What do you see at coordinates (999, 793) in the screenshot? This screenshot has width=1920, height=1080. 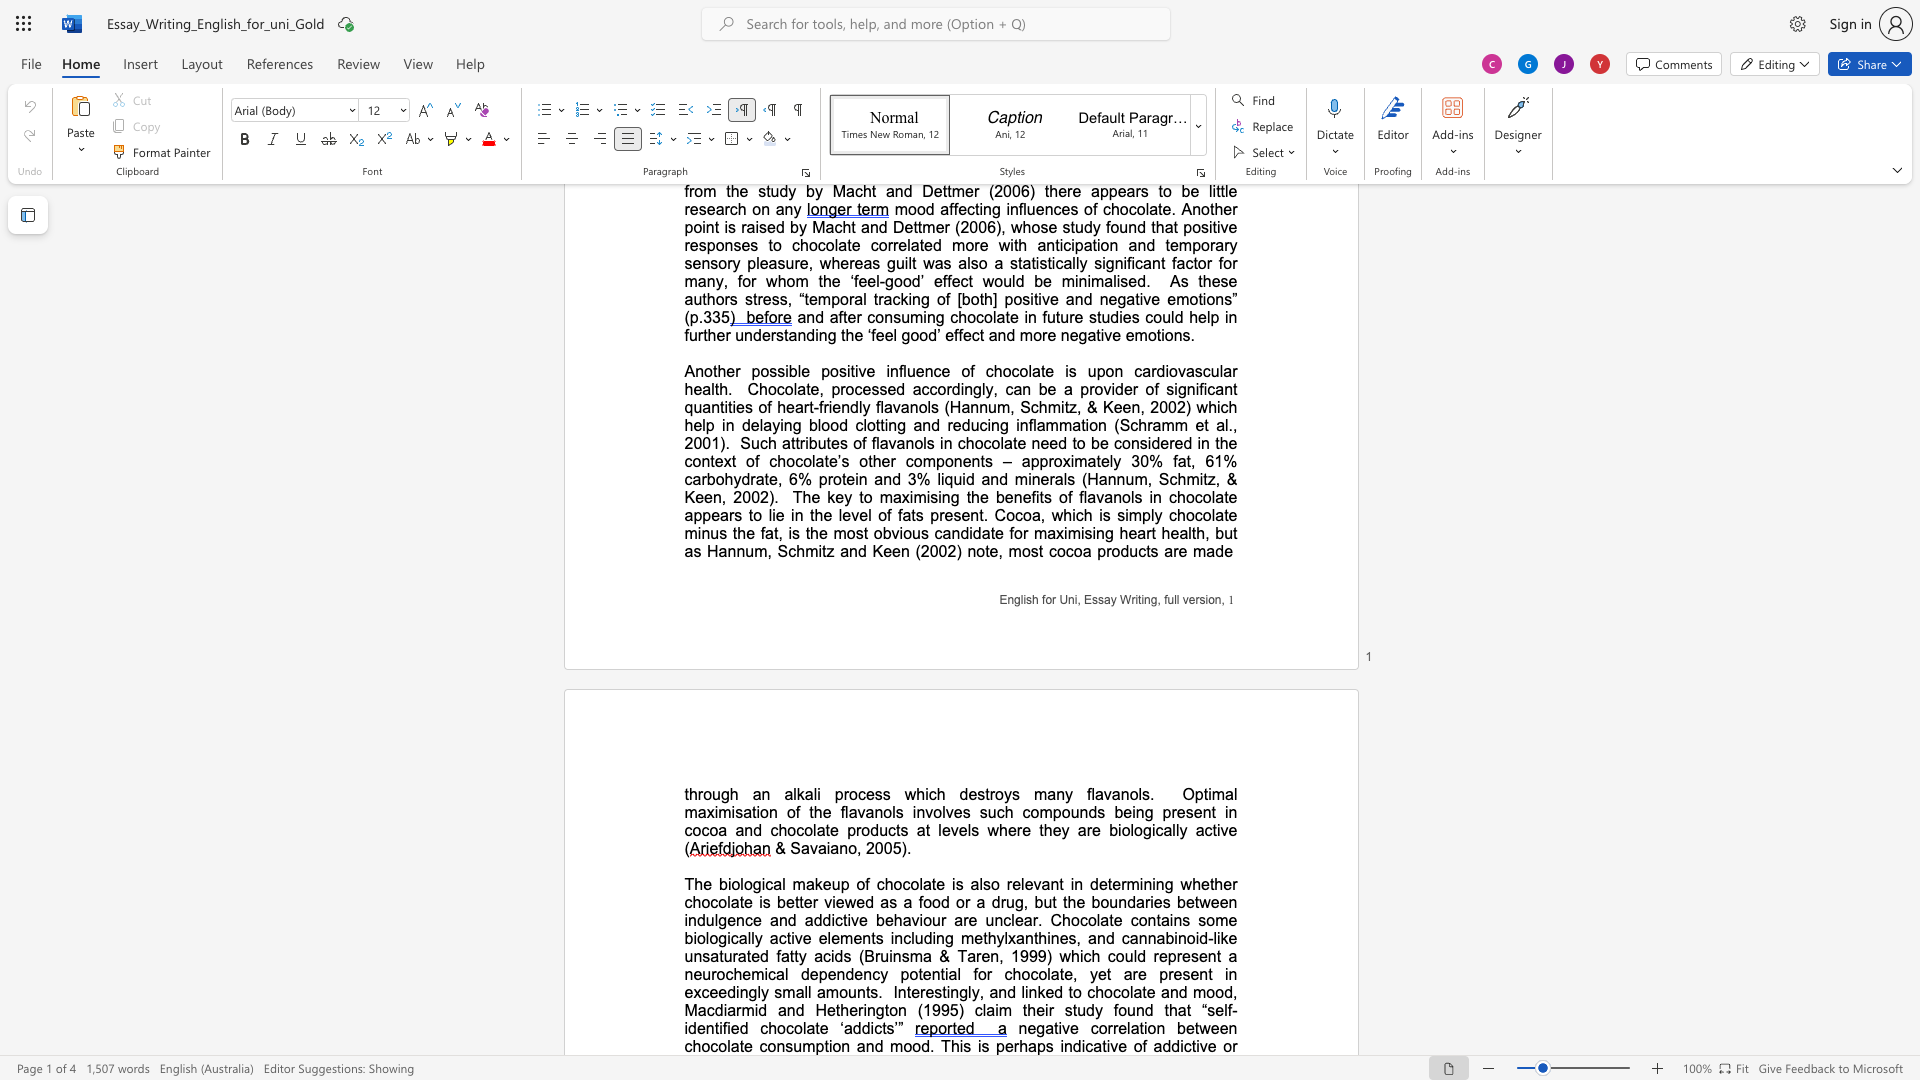 I see `the 3th character "o" in the text` at bounding box center [999, 793].